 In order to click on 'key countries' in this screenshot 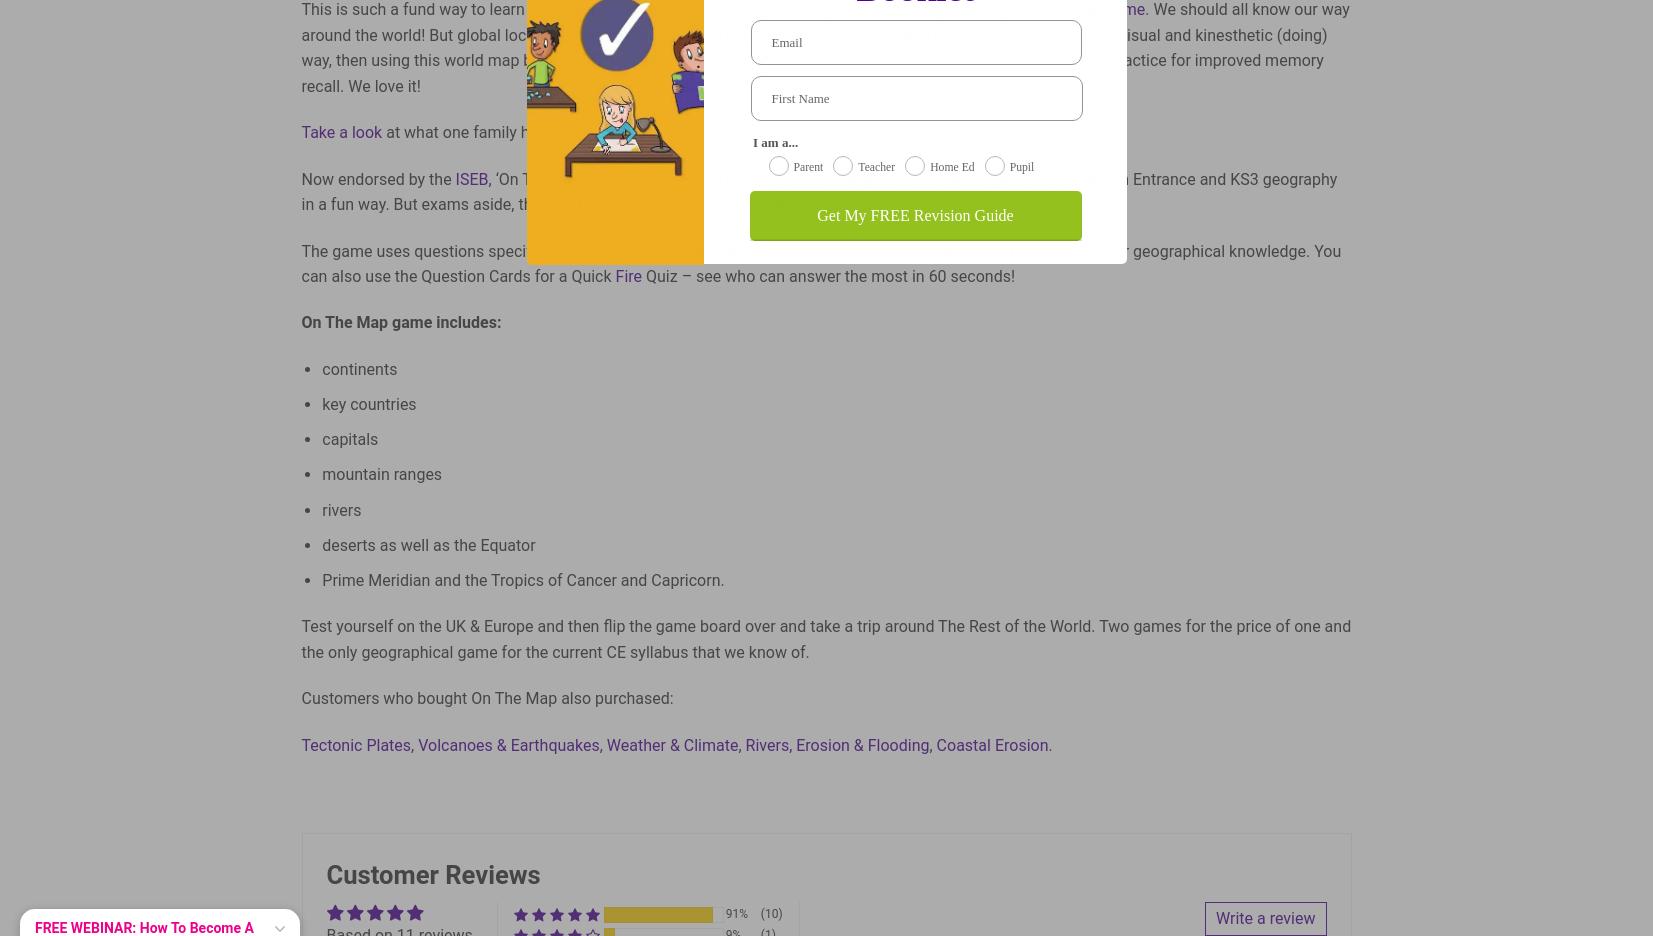, I will do `click(367, 403)`.